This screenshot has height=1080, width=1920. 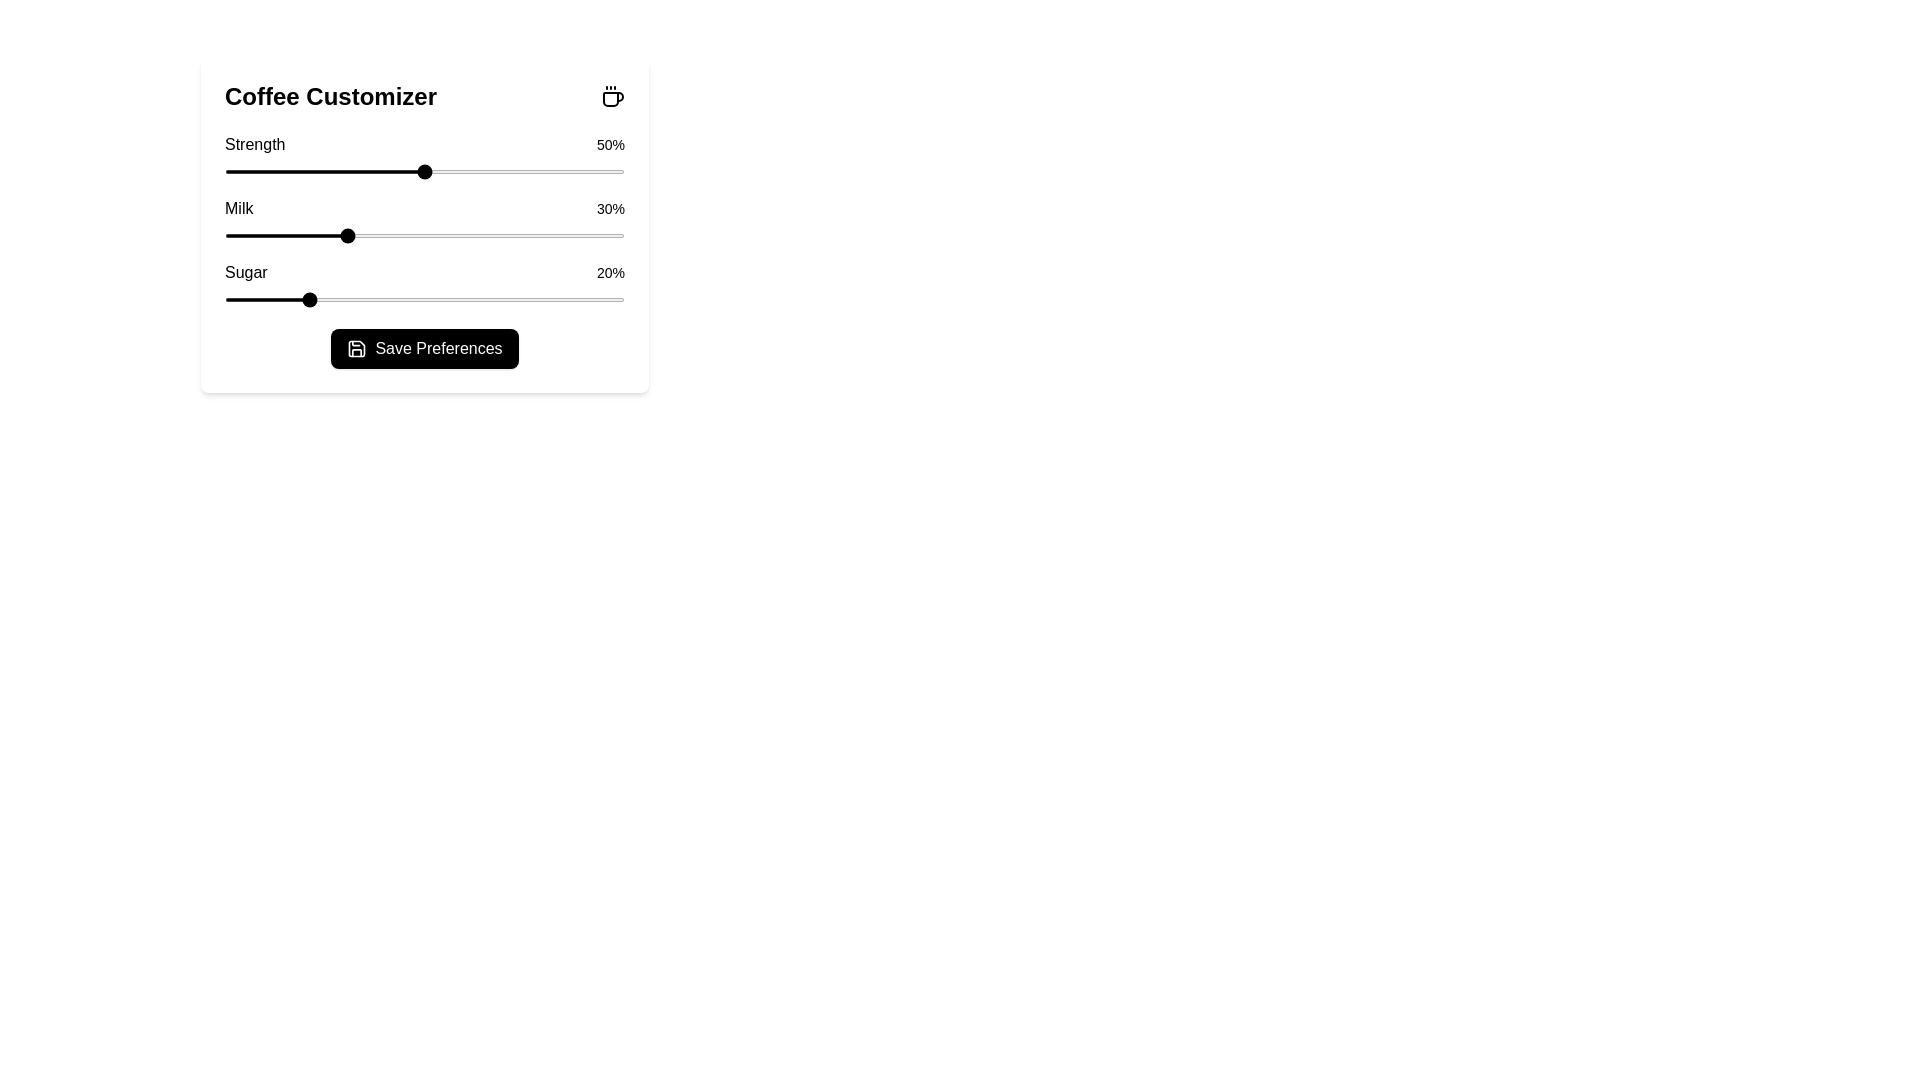 What do you see at coordinates (377, 300) in the screenshot?
I see `sugar level` at bounding box center [377, 300].